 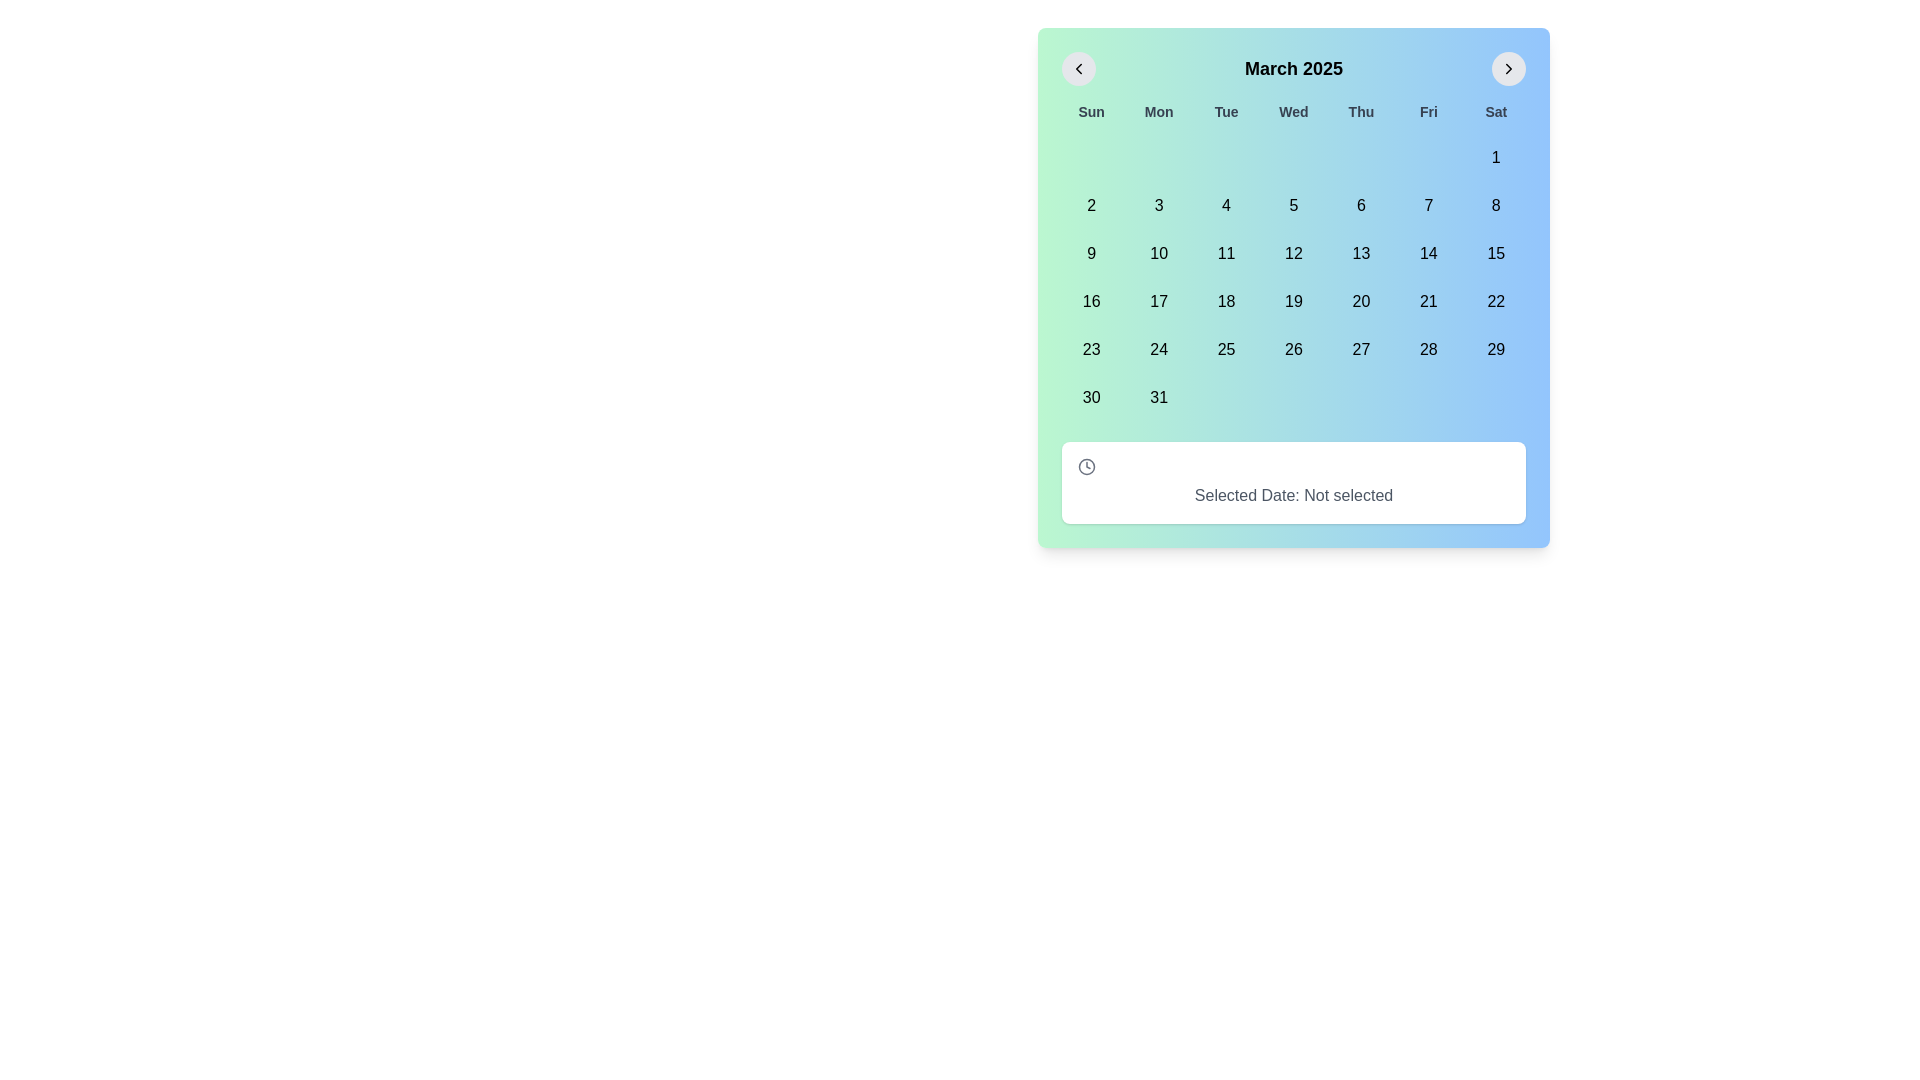 I want to click on the button representing day '5' in the calendar grid, so click(x=1294, y=205).